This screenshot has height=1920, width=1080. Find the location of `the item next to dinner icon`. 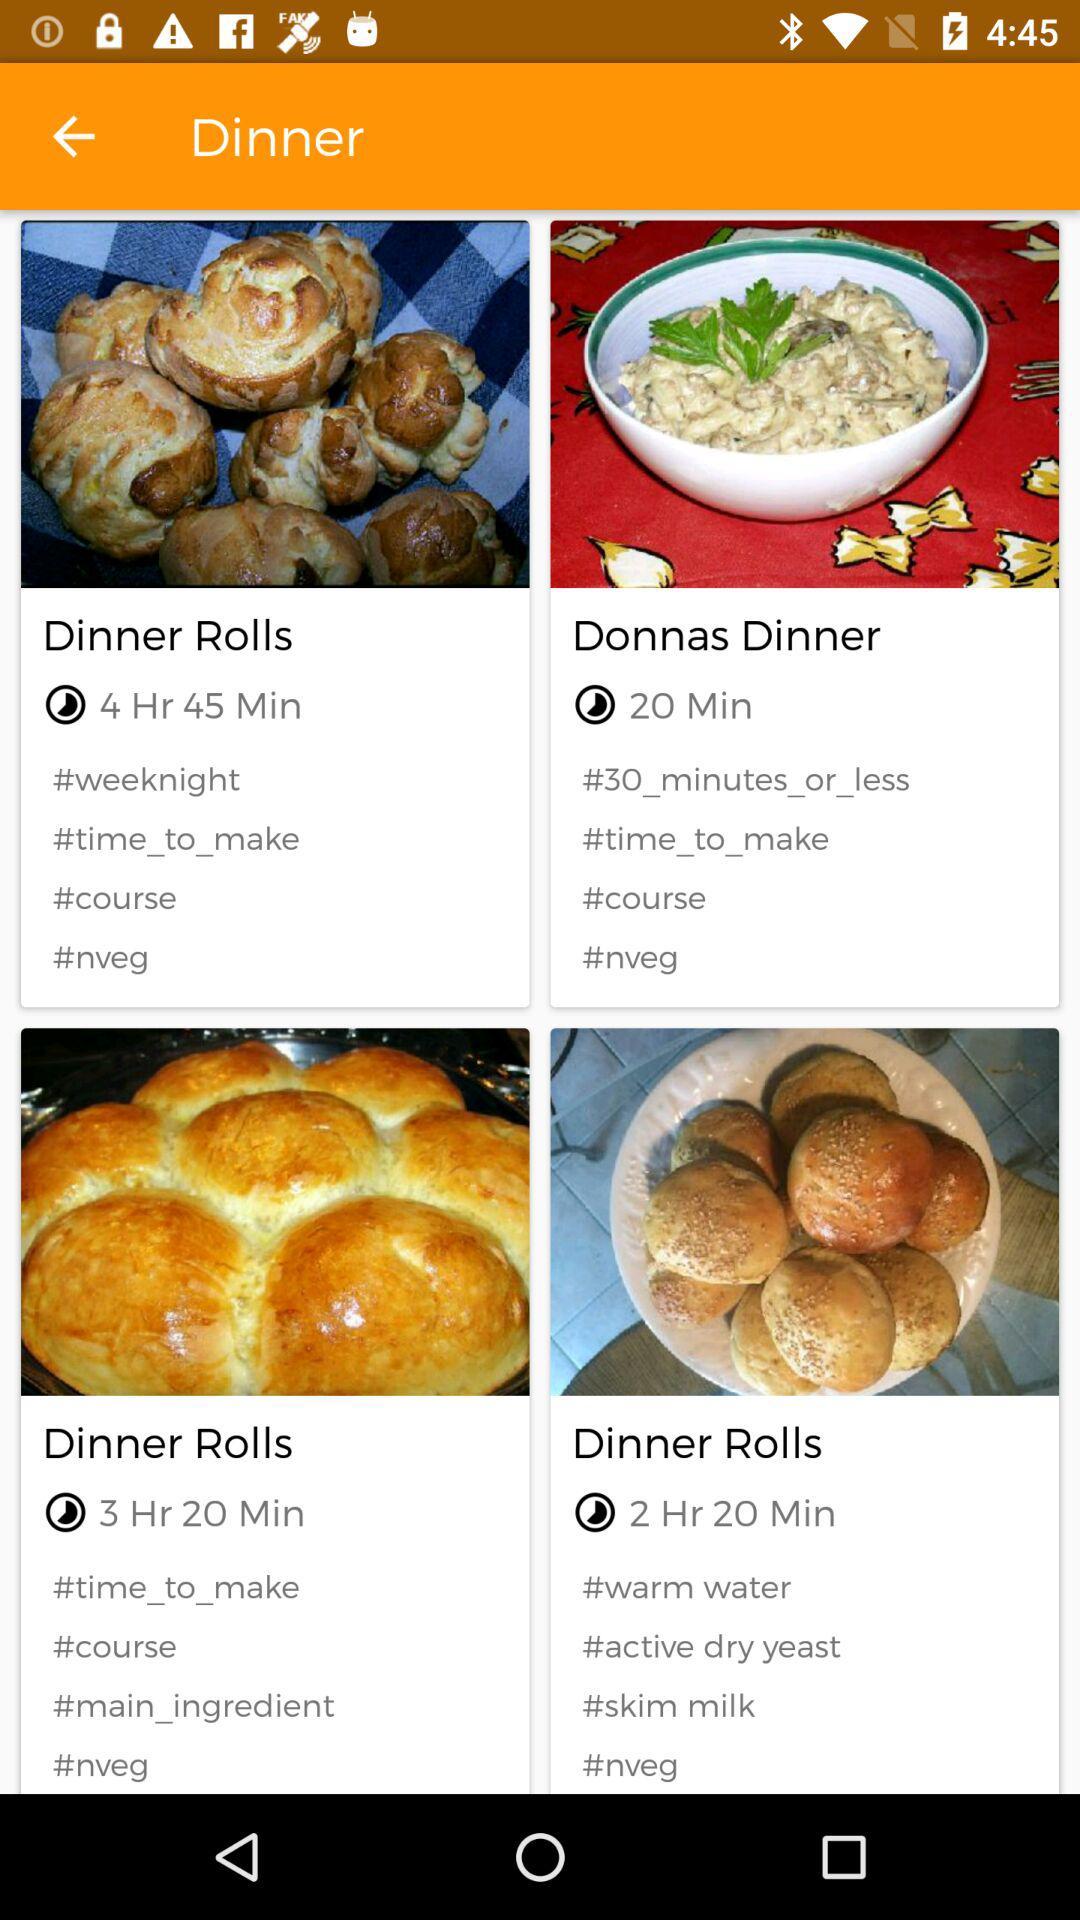

the item next to dinner icon is located at coordinates (72, 135).